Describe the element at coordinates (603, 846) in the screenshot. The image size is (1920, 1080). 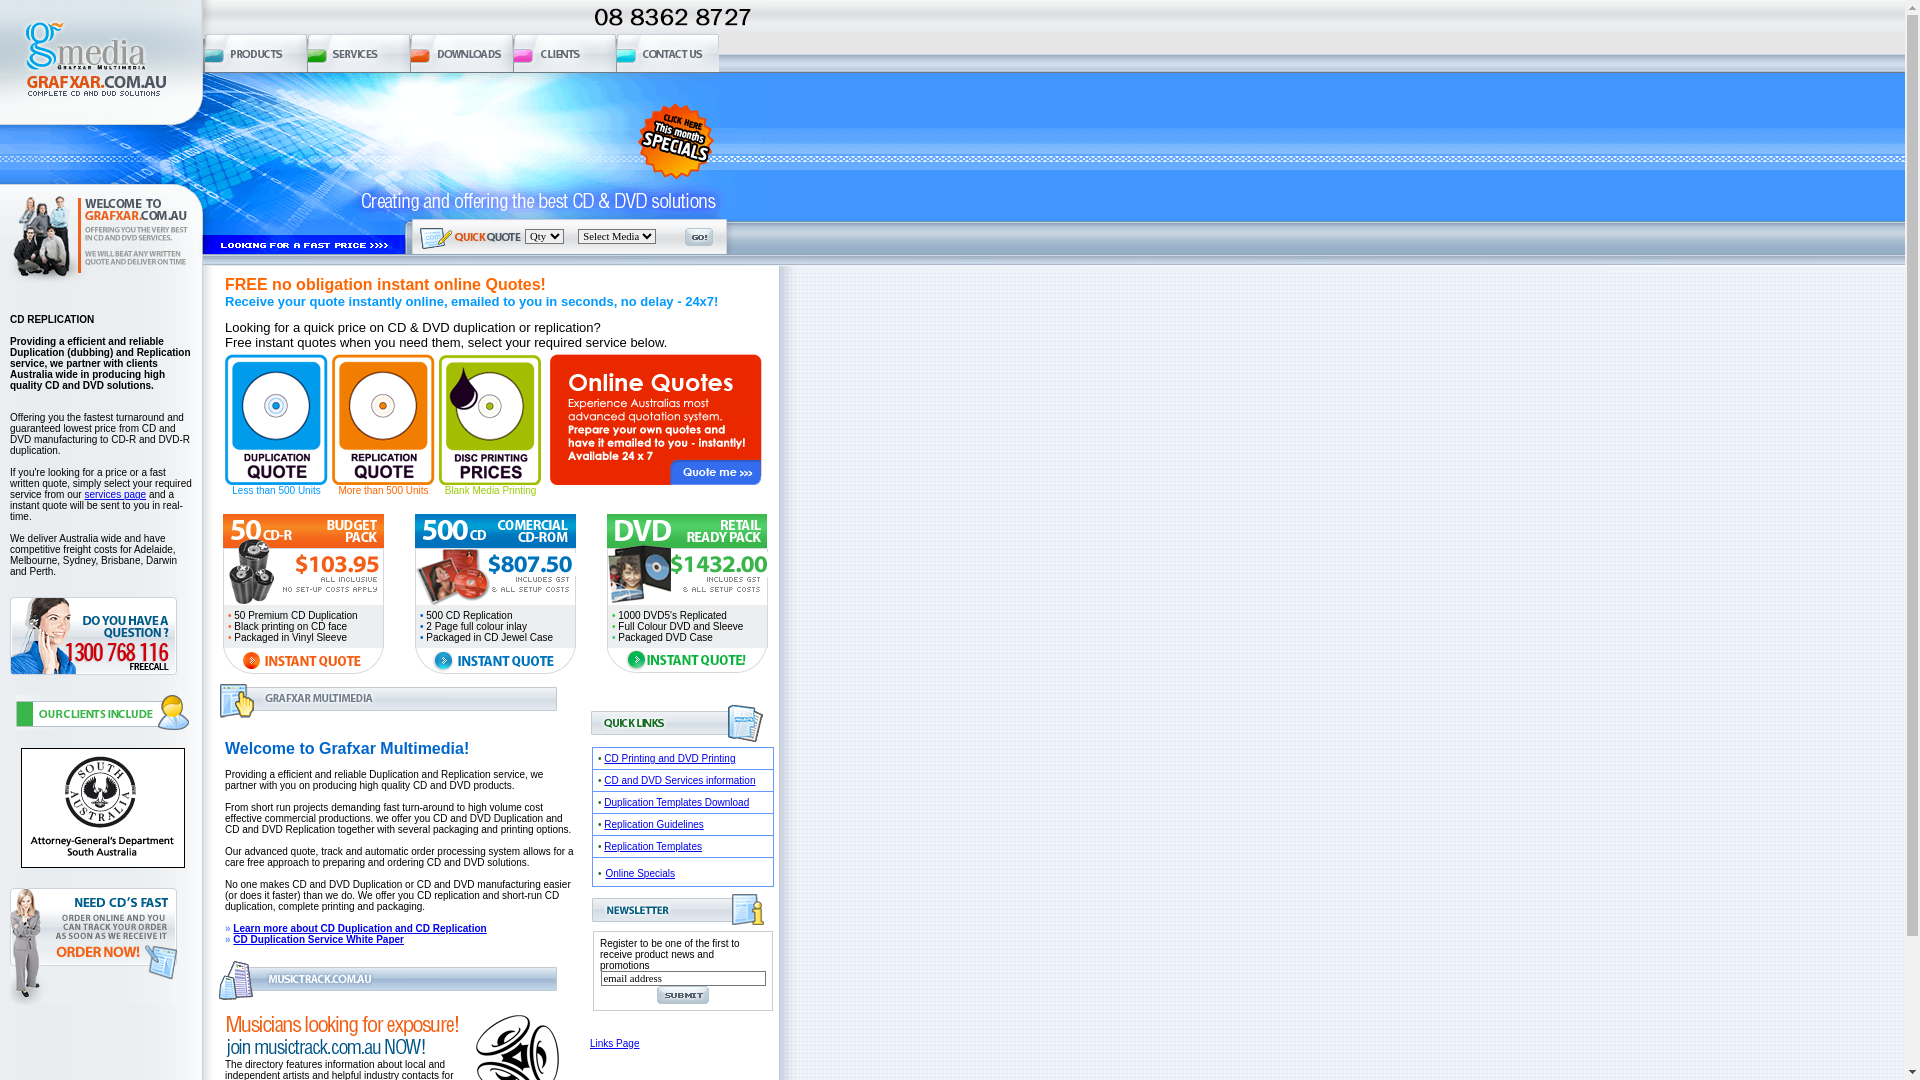
I see `'Replication Templates'` at that location.